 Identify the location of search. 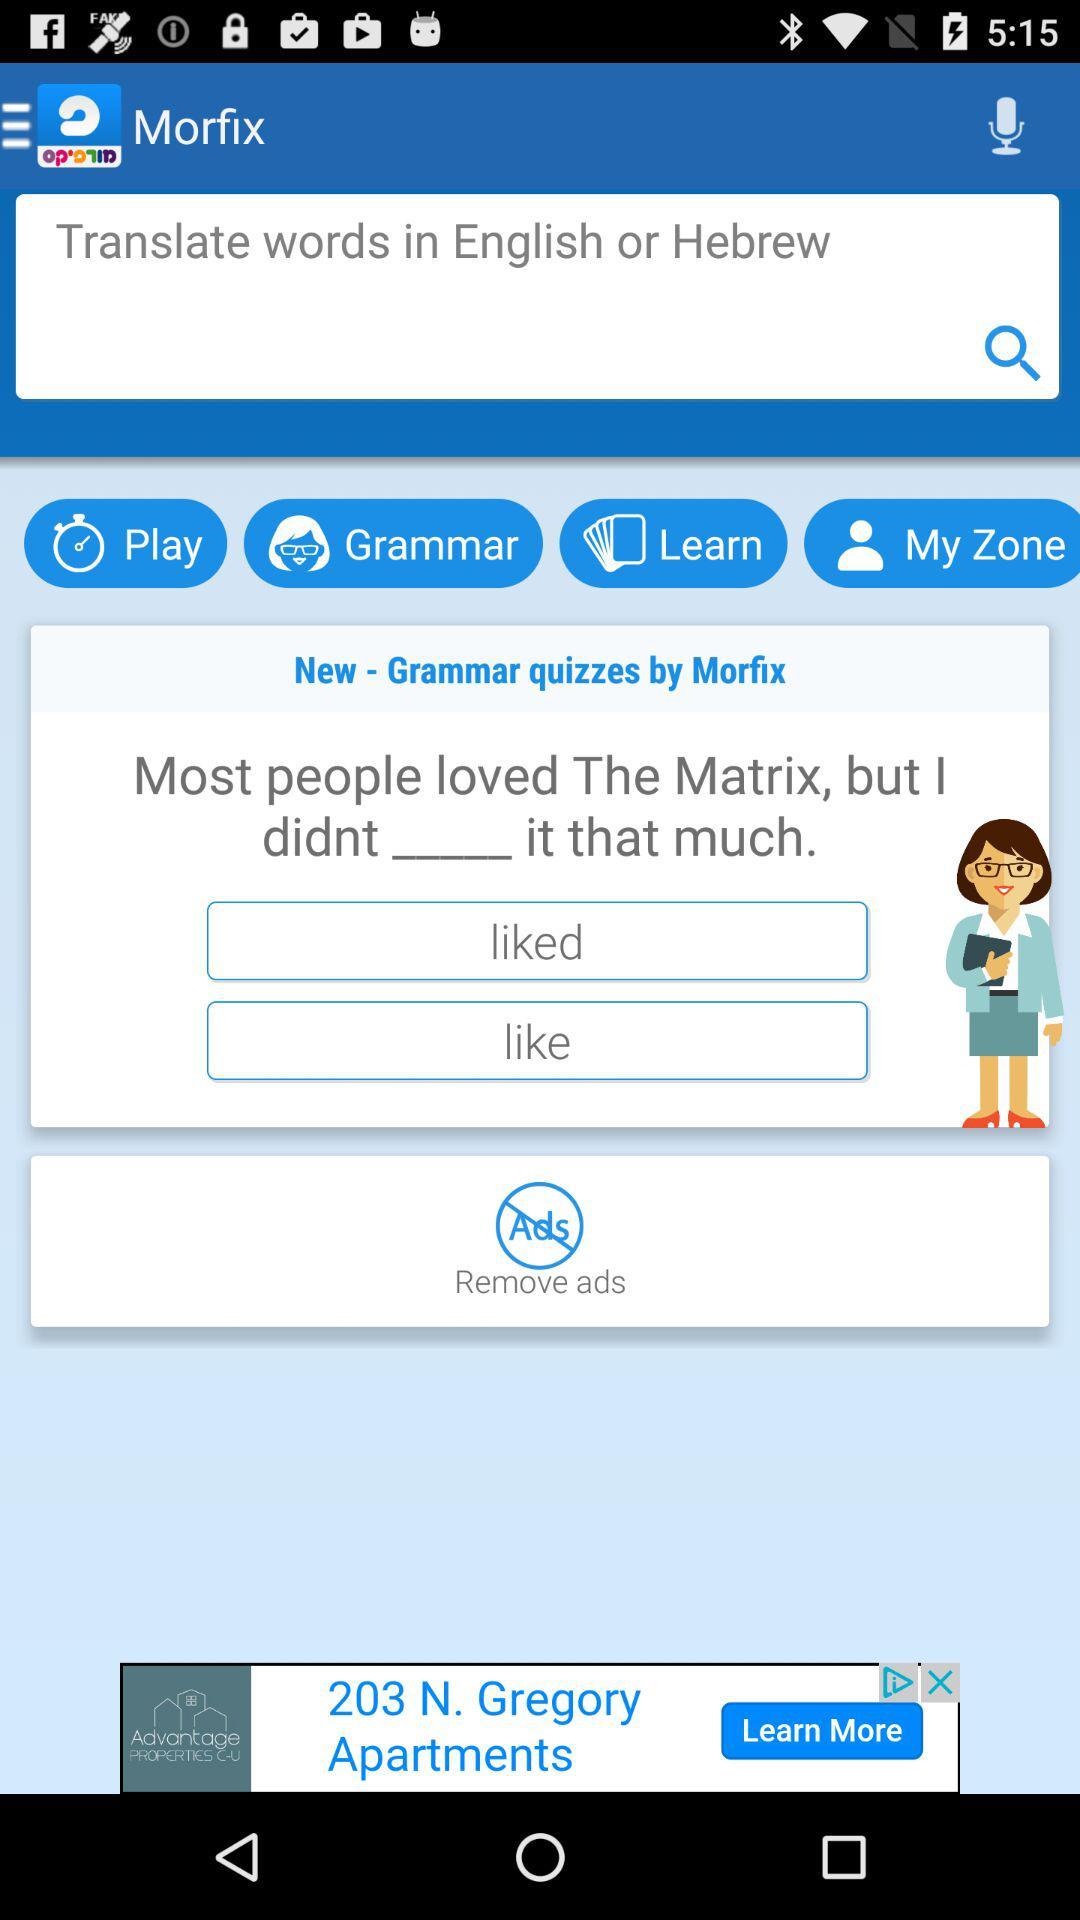
(536, 295).